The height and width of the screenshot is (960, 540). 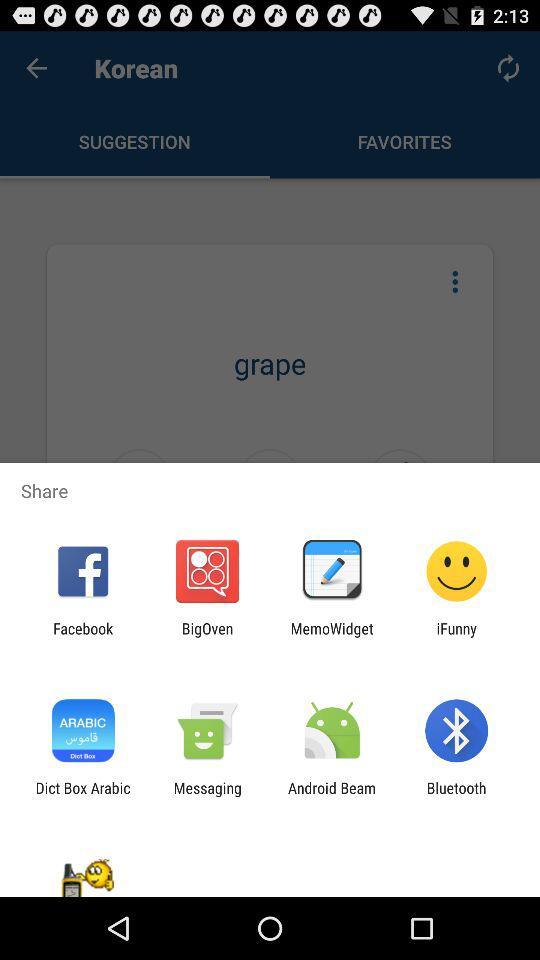 What do you see at coordinates (332, 636) in the screenshot?
I see `the memowidget item` at bounding box center [332, 636].